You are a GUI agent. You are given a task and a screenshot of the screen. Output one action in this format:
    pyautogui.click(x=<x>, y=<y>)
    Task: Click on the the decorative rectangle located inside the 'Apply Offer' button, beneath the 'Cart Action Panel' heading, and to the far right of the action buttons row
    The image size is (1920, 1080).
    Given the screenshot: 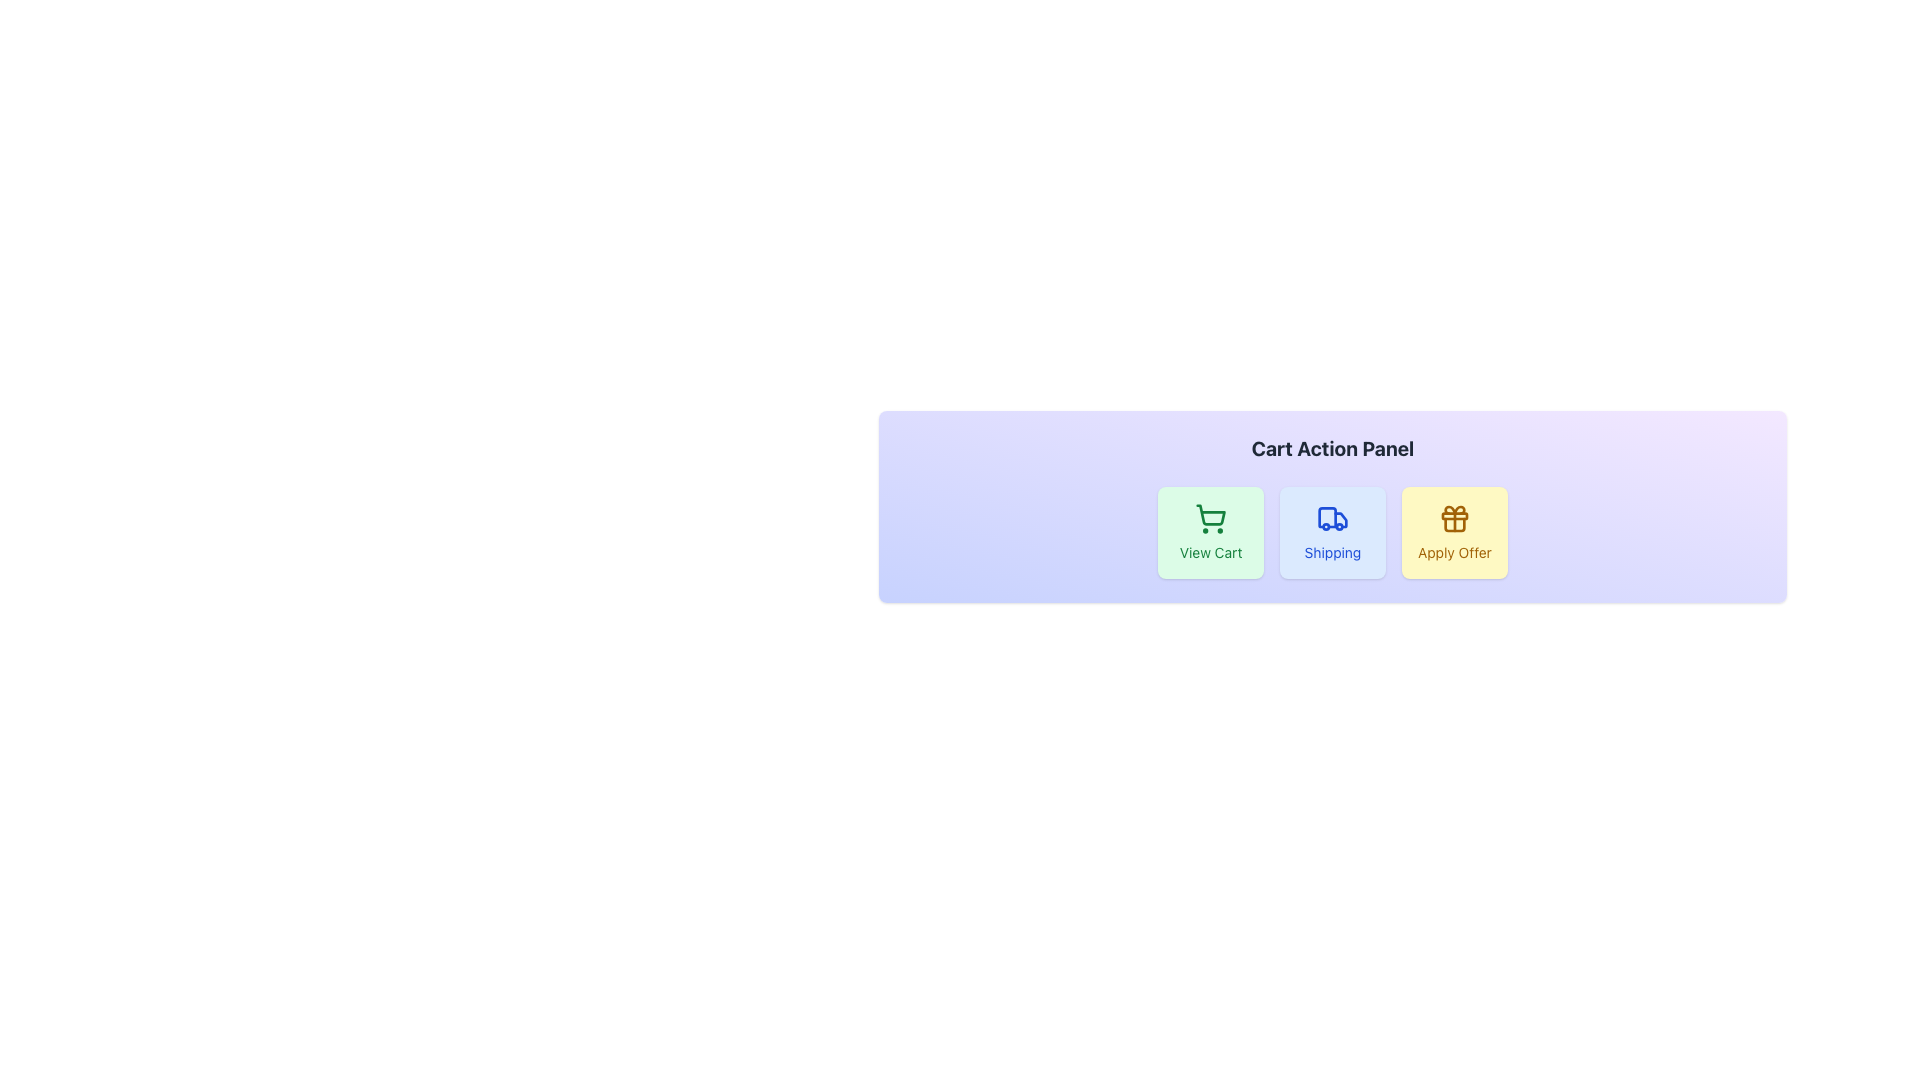 What is the action you would take?
    pyautogui.click(x=1454, y=515)
    